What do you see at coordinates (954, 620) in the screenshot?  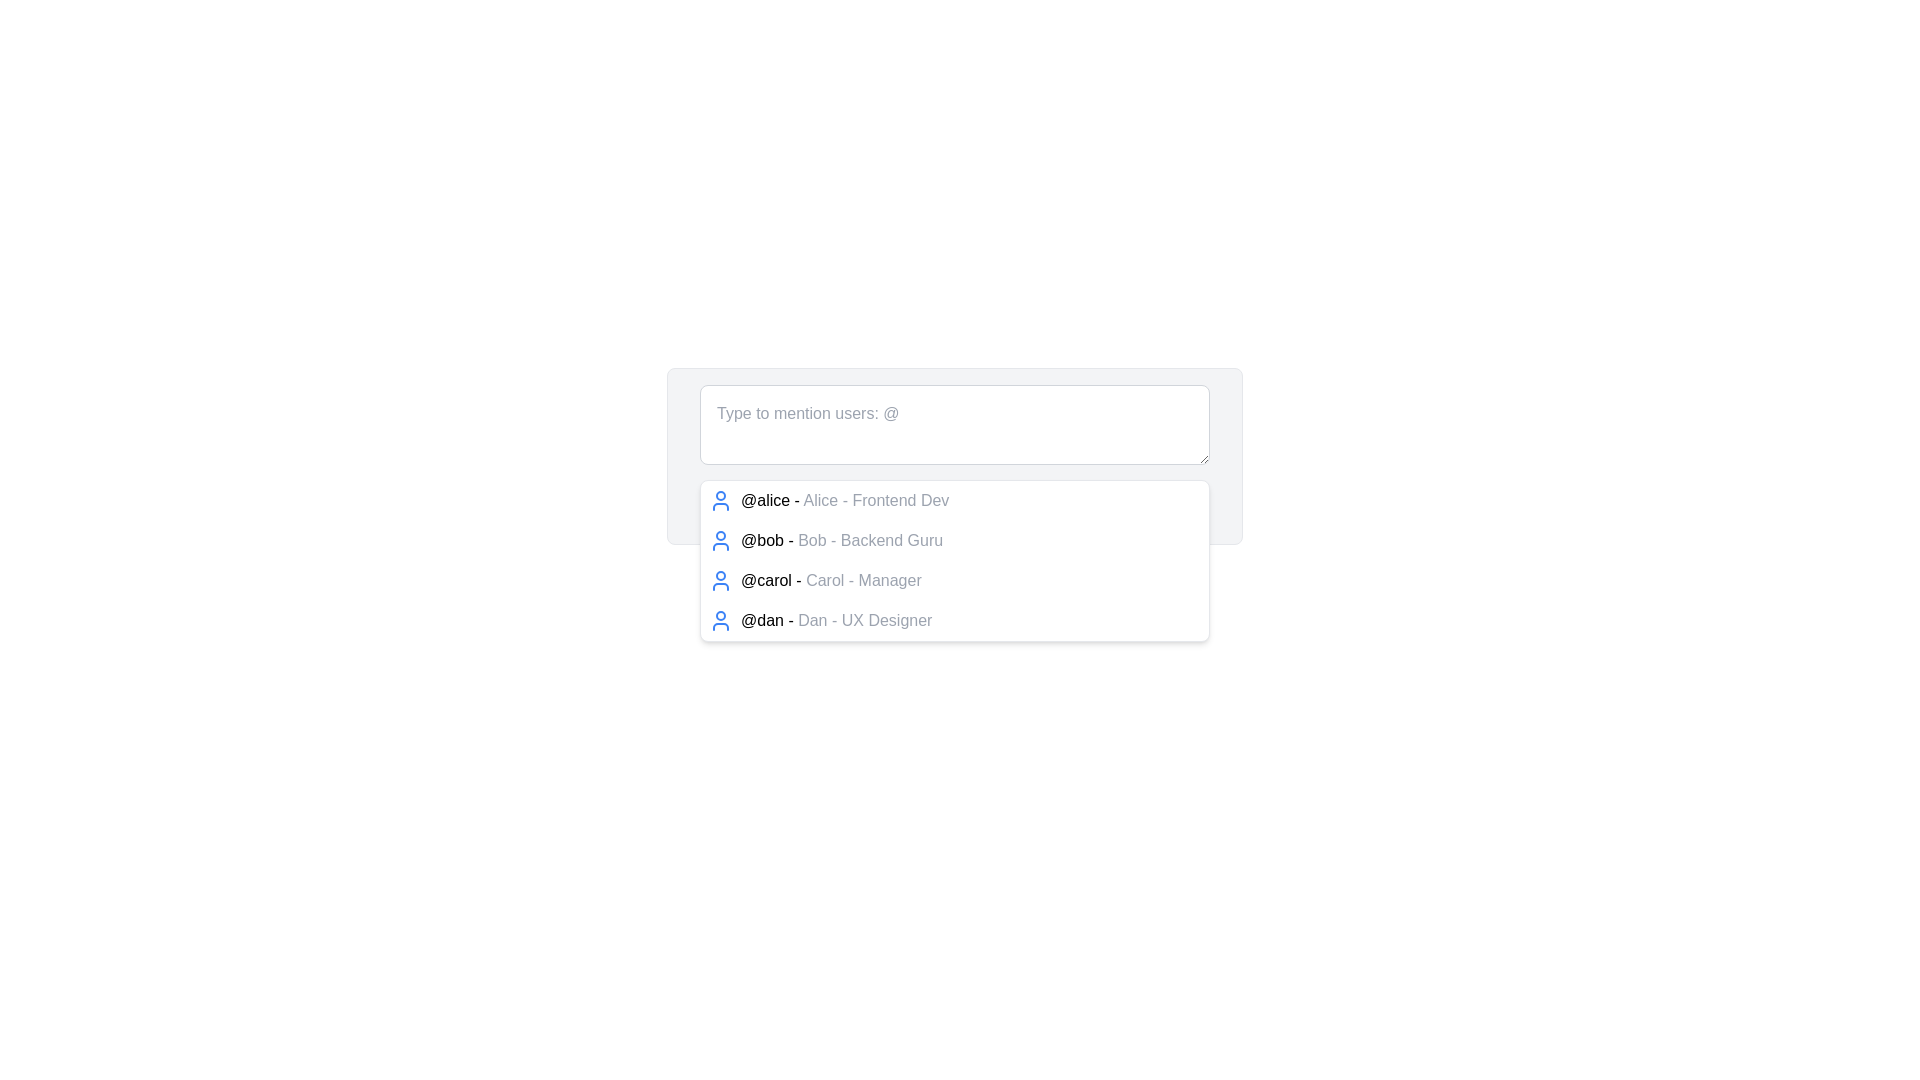 I see `the user avatar menu item featuring '@dan - Dan - UX Designer'` at bounding box center [954, 620].